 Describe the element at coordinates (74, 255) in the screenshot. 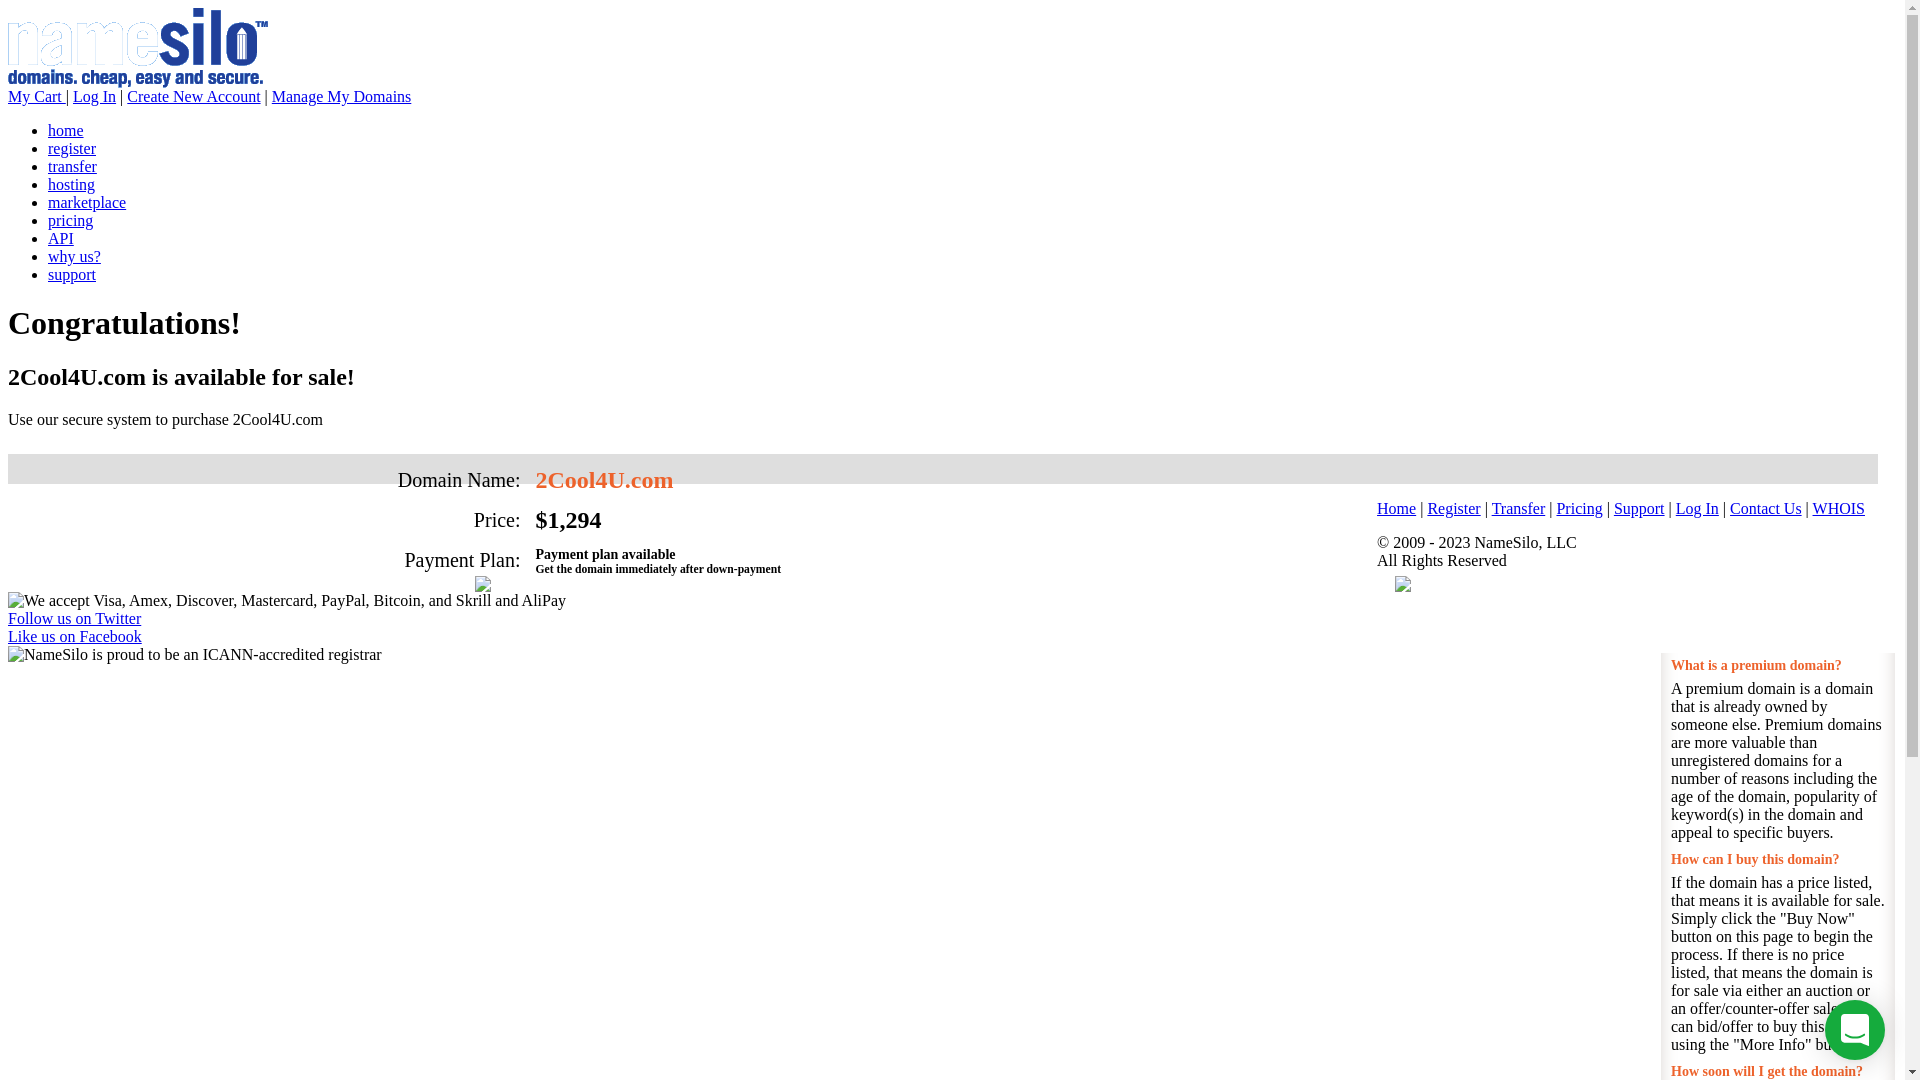

I see `'why us?'` at that location.